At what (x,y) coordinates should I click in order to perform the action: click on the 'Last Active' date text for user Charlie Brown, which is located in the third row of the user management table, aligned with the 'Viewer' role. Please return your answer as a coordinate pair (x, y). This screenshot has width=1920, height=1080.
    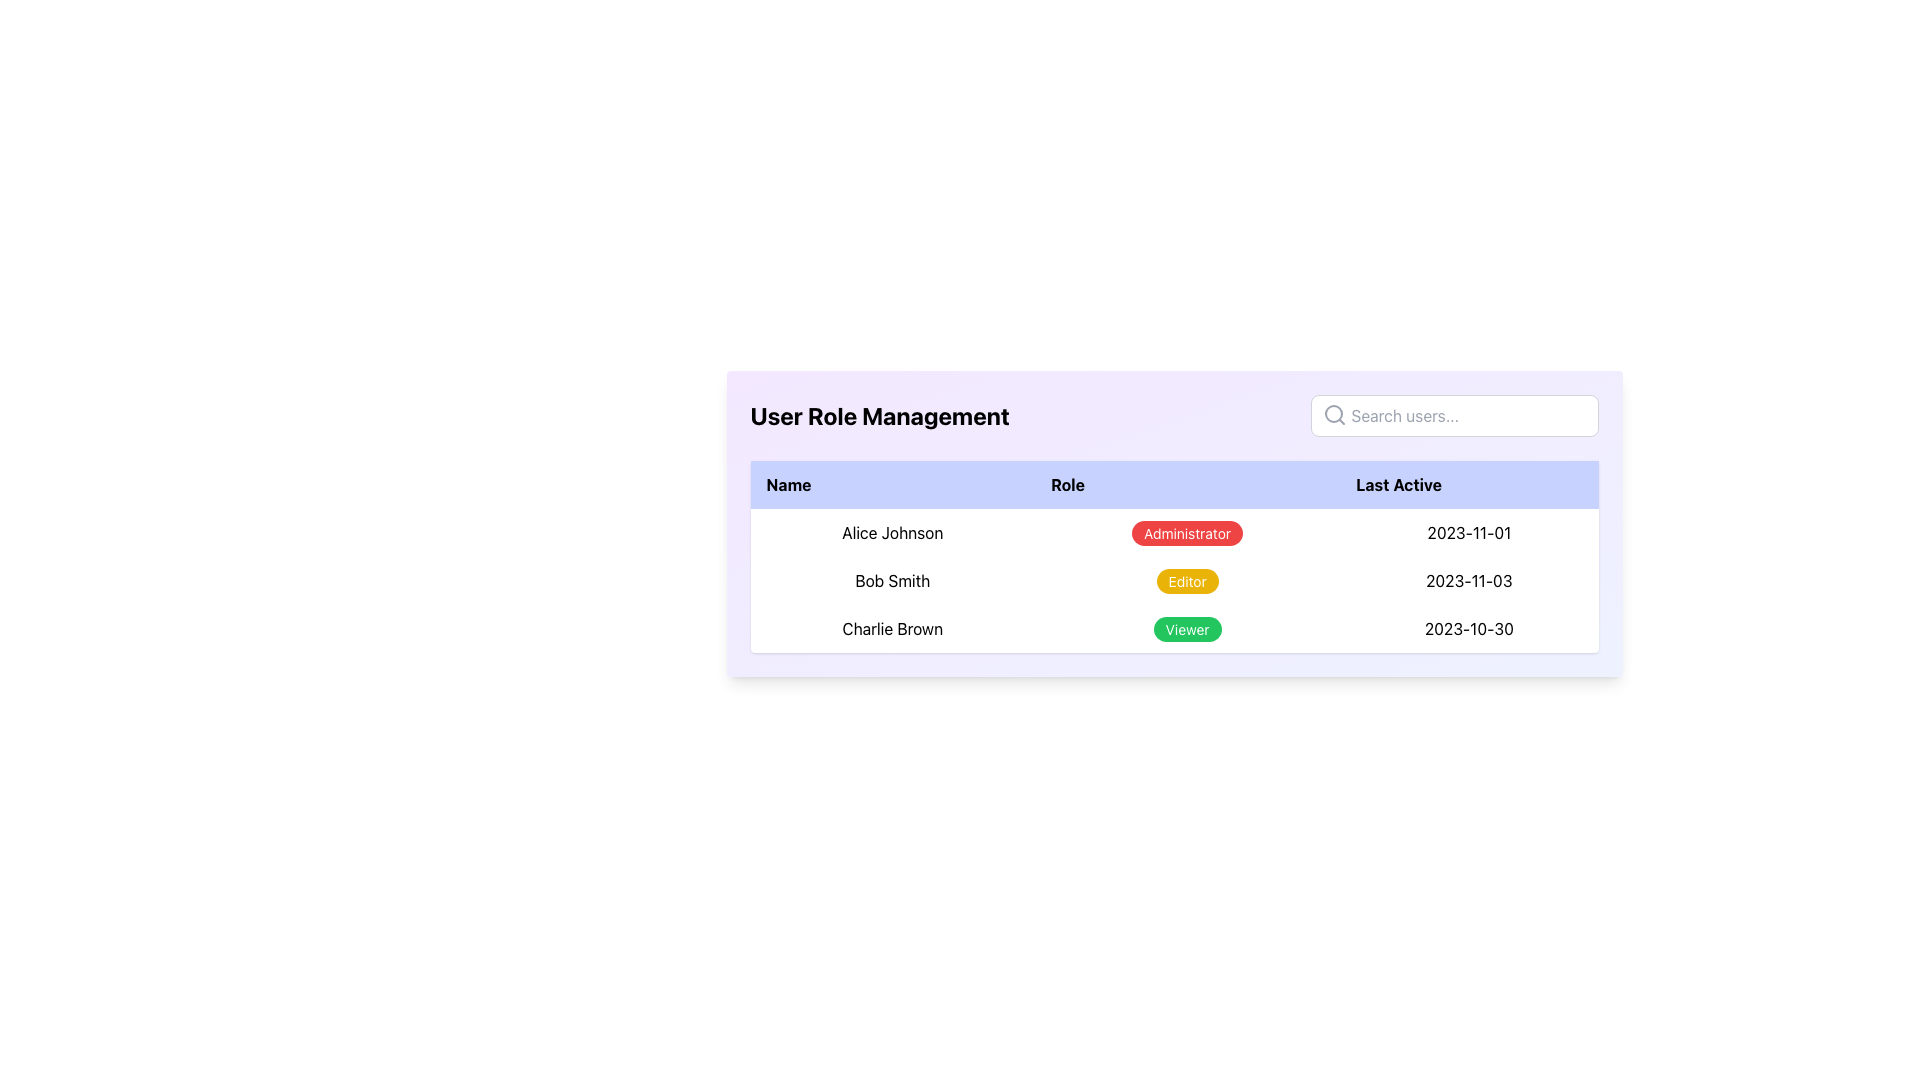
    Looking at the image, I should click on (1469, 627).